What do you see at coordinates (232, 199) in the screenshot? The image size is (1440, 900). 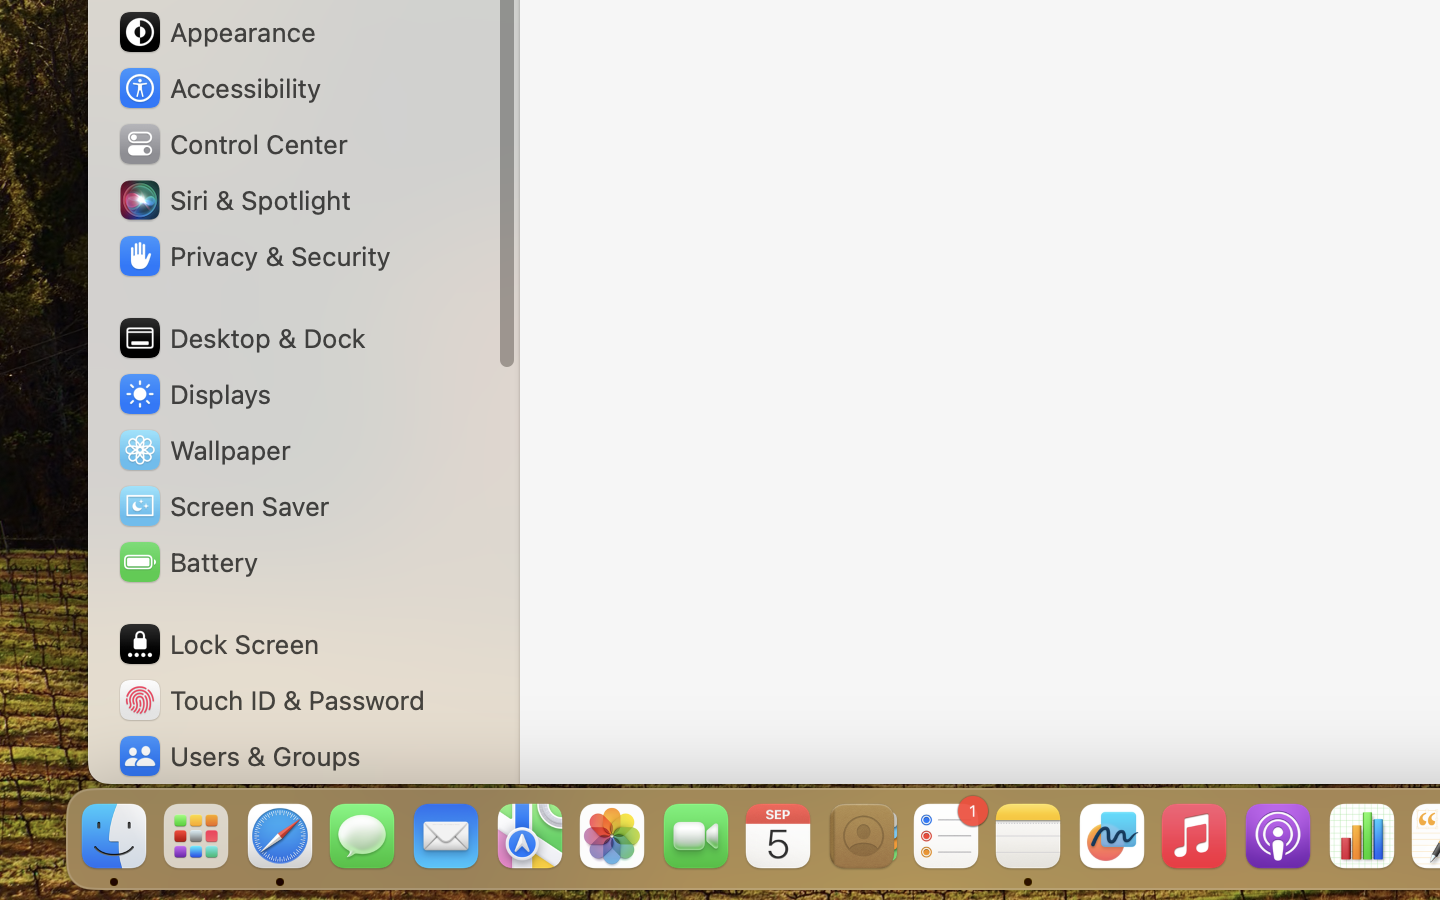 I see `'Siri & Spotlight'` at bounding box center [232, 199].